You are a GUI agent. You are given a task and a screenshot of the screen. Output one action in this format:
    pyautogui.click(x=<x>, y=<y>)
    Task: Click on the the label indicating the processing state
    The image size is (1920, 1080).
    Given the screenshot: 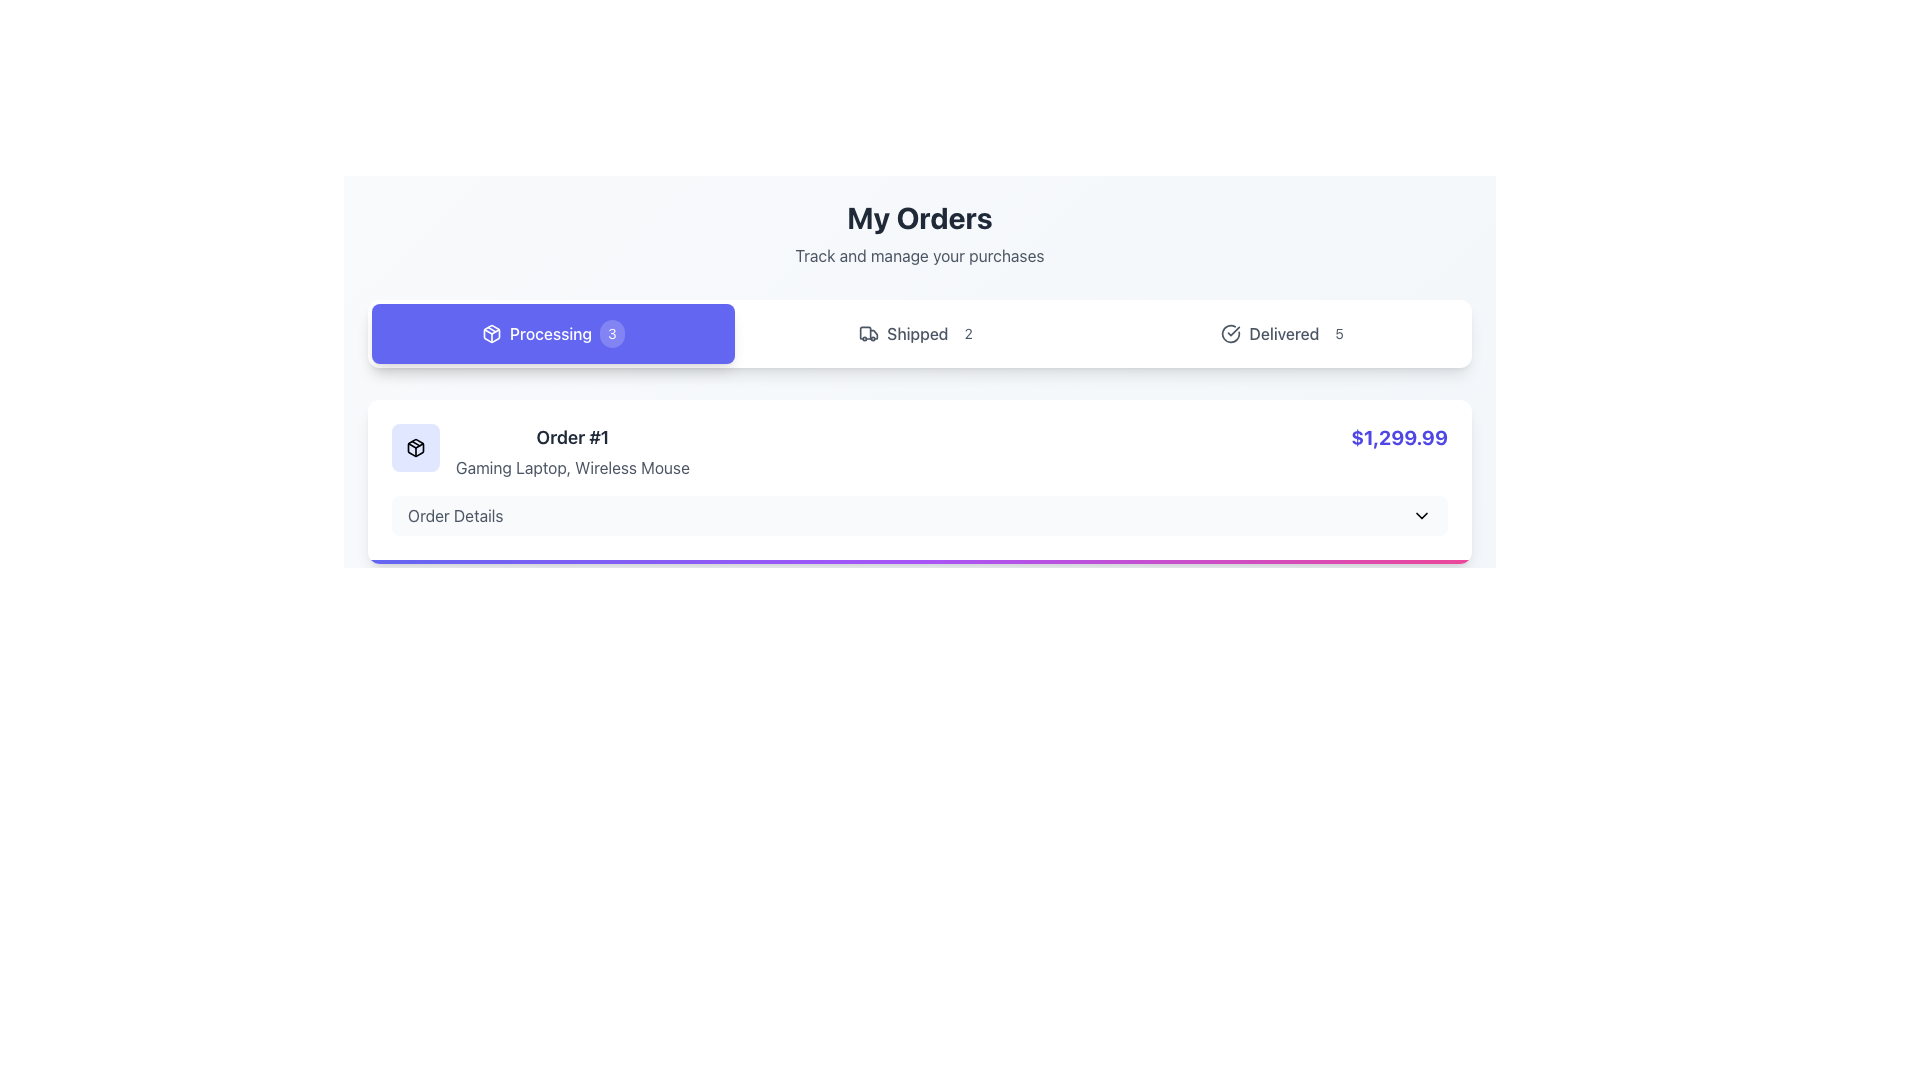 What is the action you would take?
    pyautogui.click(x=551, y=333)
    